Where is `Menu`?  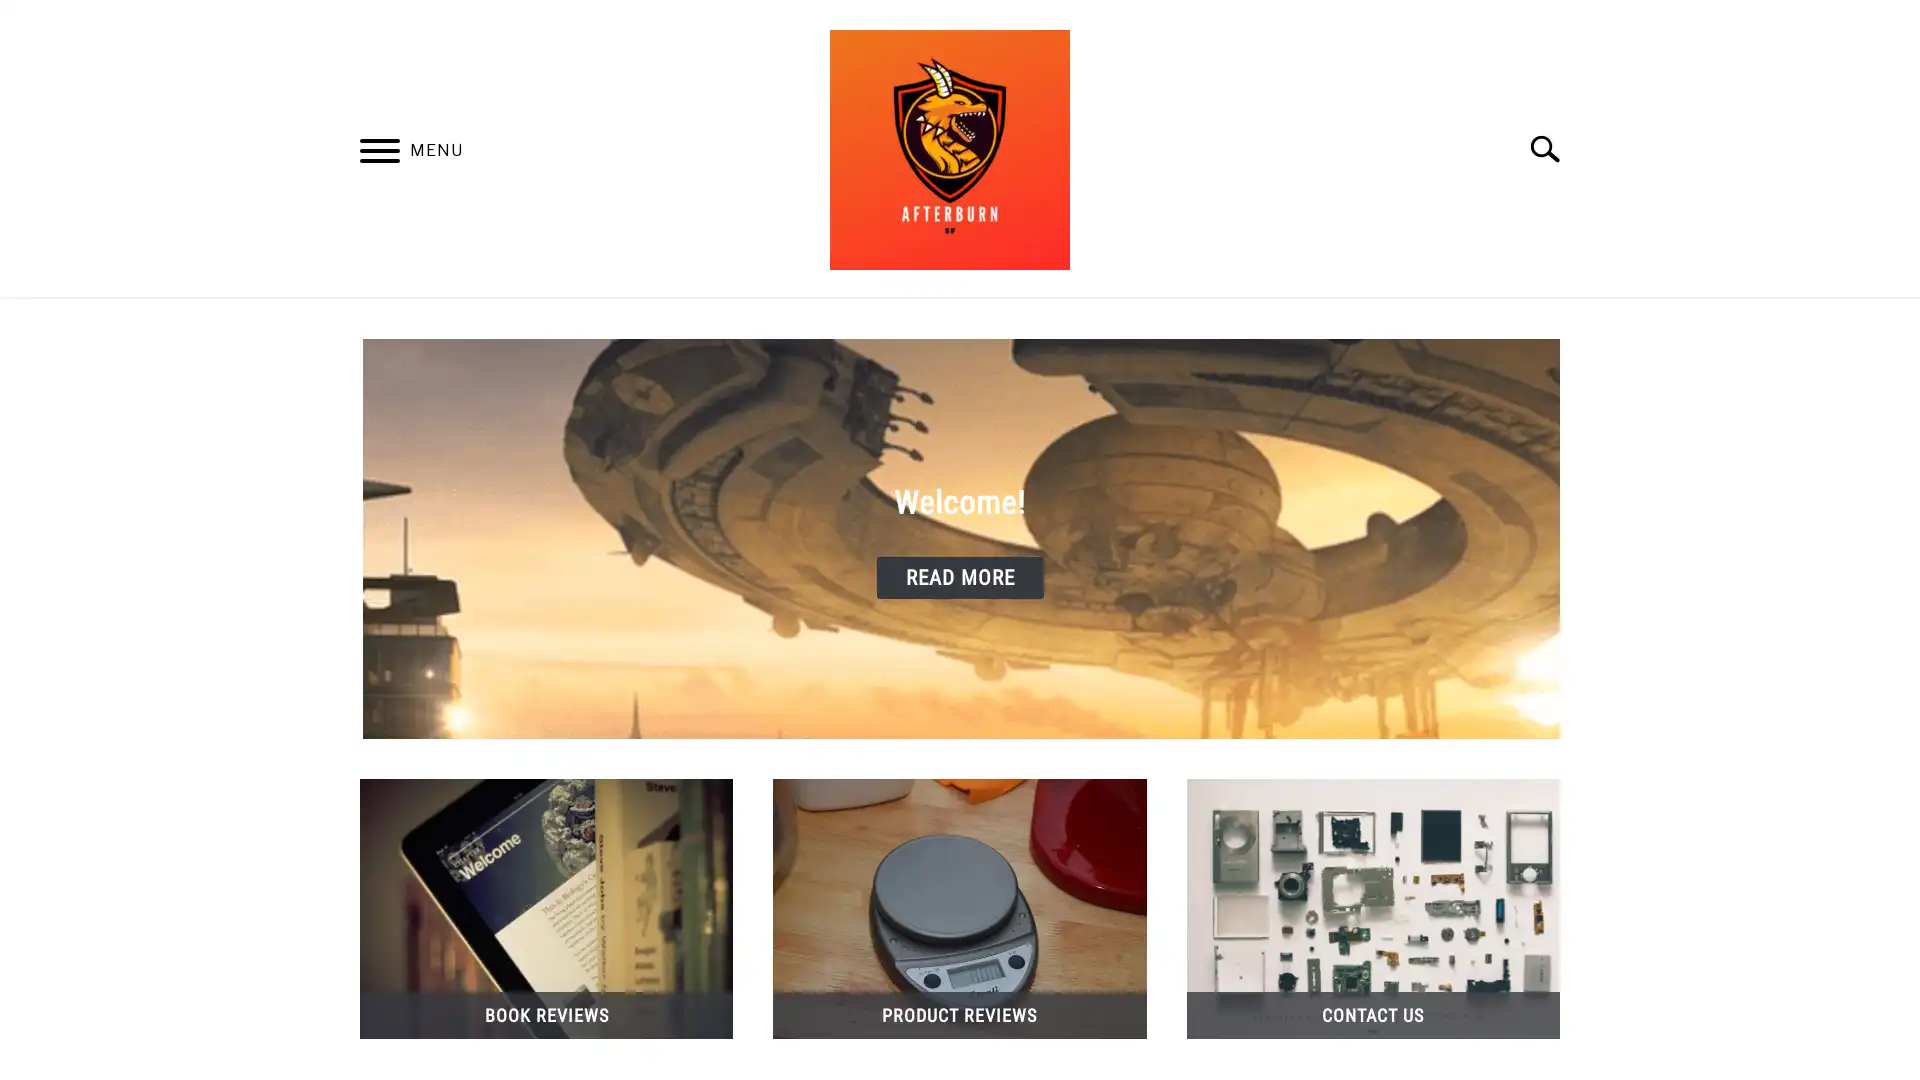
Menu is located at coordinates (379, 152).